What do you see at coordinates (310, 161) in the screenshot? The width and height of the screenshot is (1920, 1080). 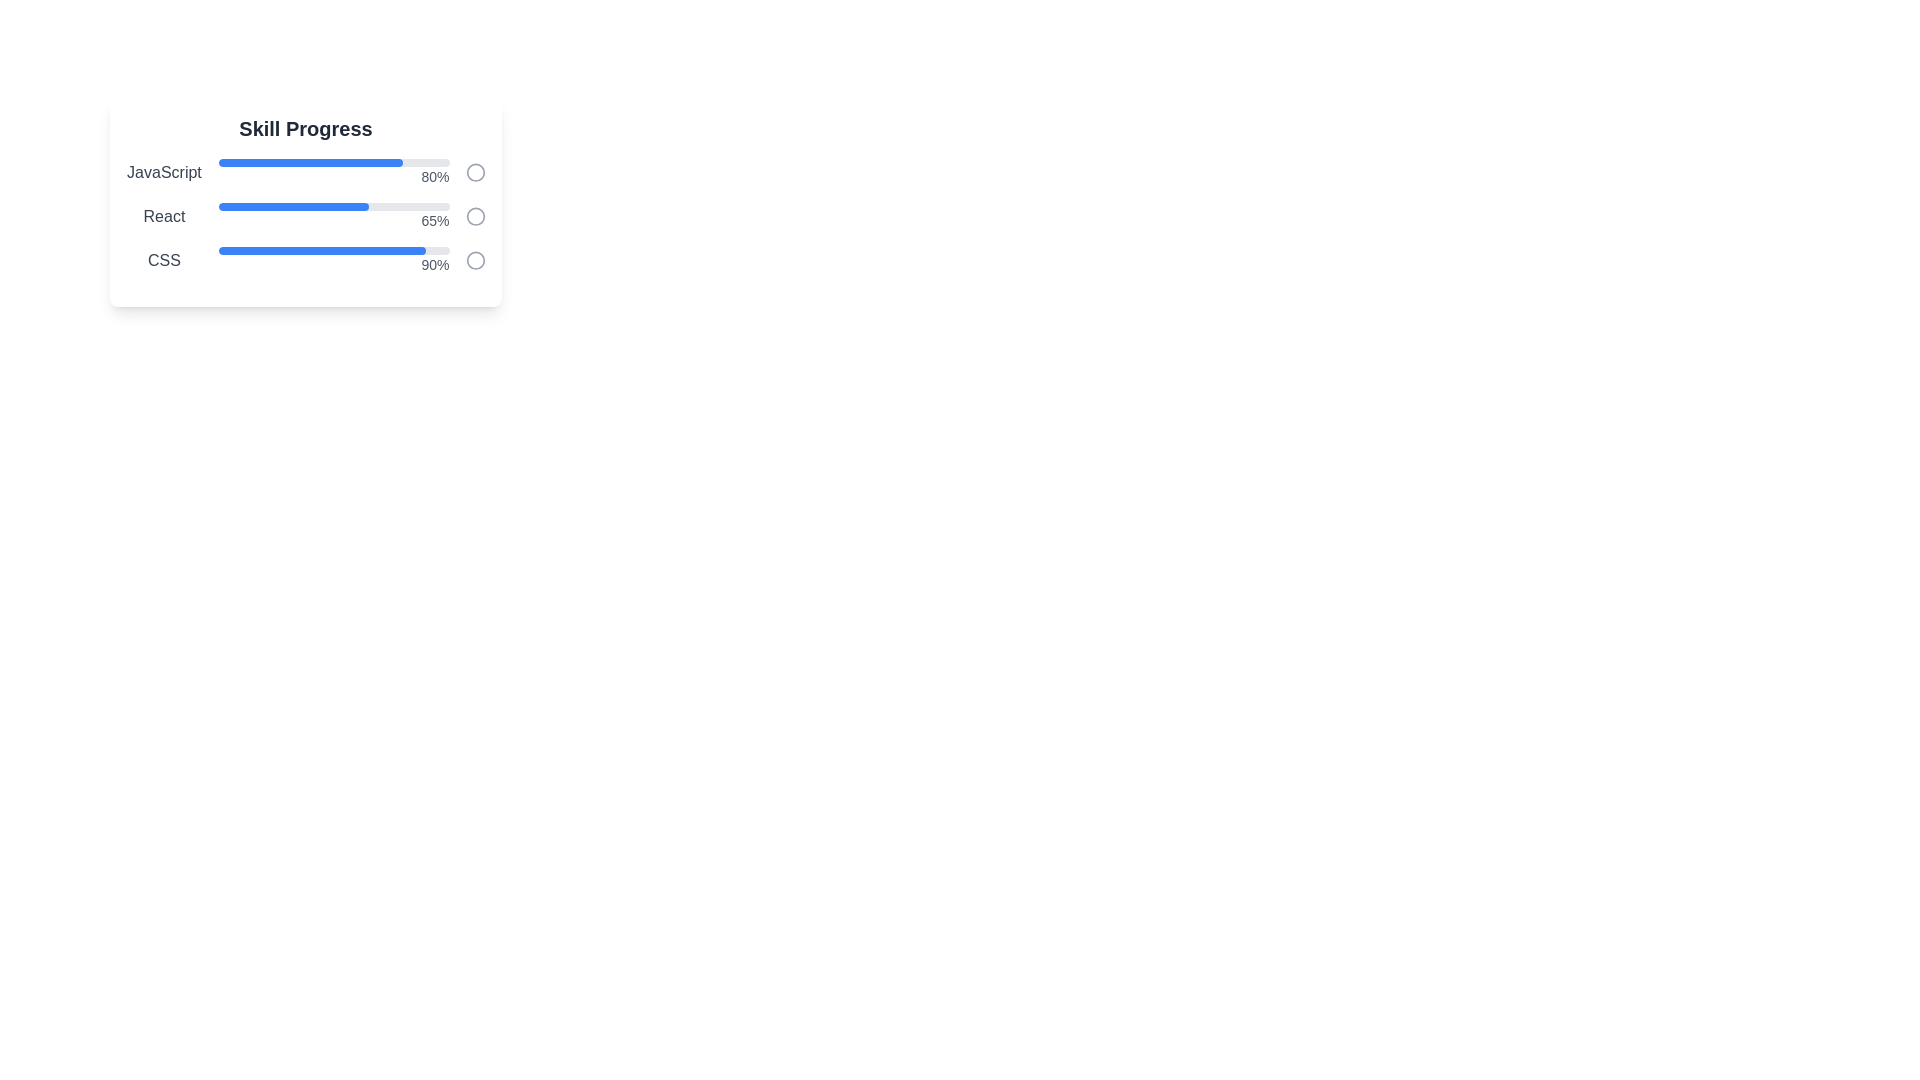 I see `the visual progress of the 'JavaScript' skill by interacting with the progress indicator bar located in the 'Skill Progress' section, which shows 80% completion` at bounding box center [310, 161].